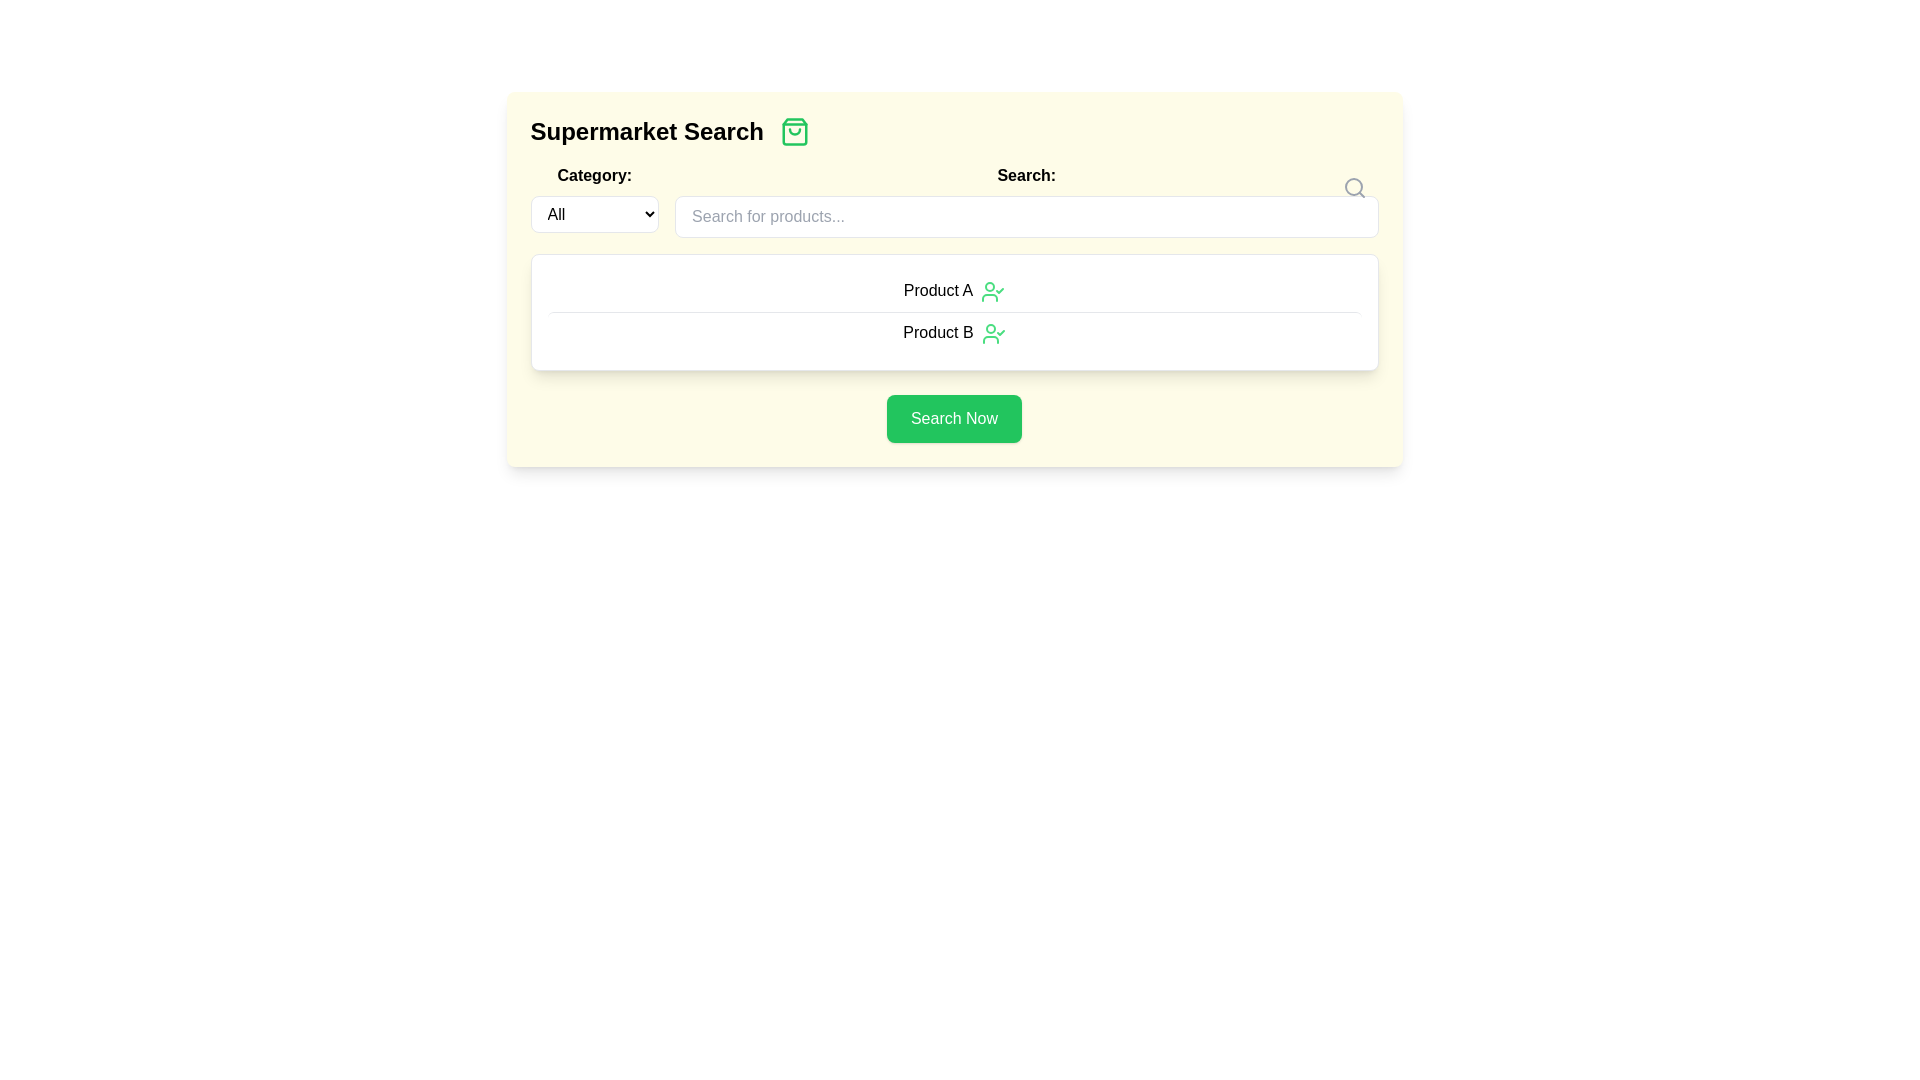 This screenshot has width=1920, height=1080. Describe the element at coordinates (1353, 186) in the screenshot. I see `the magnifying glass icon, which is part of the search functionality located at the end of the search input box in the toolbar group` at that location.